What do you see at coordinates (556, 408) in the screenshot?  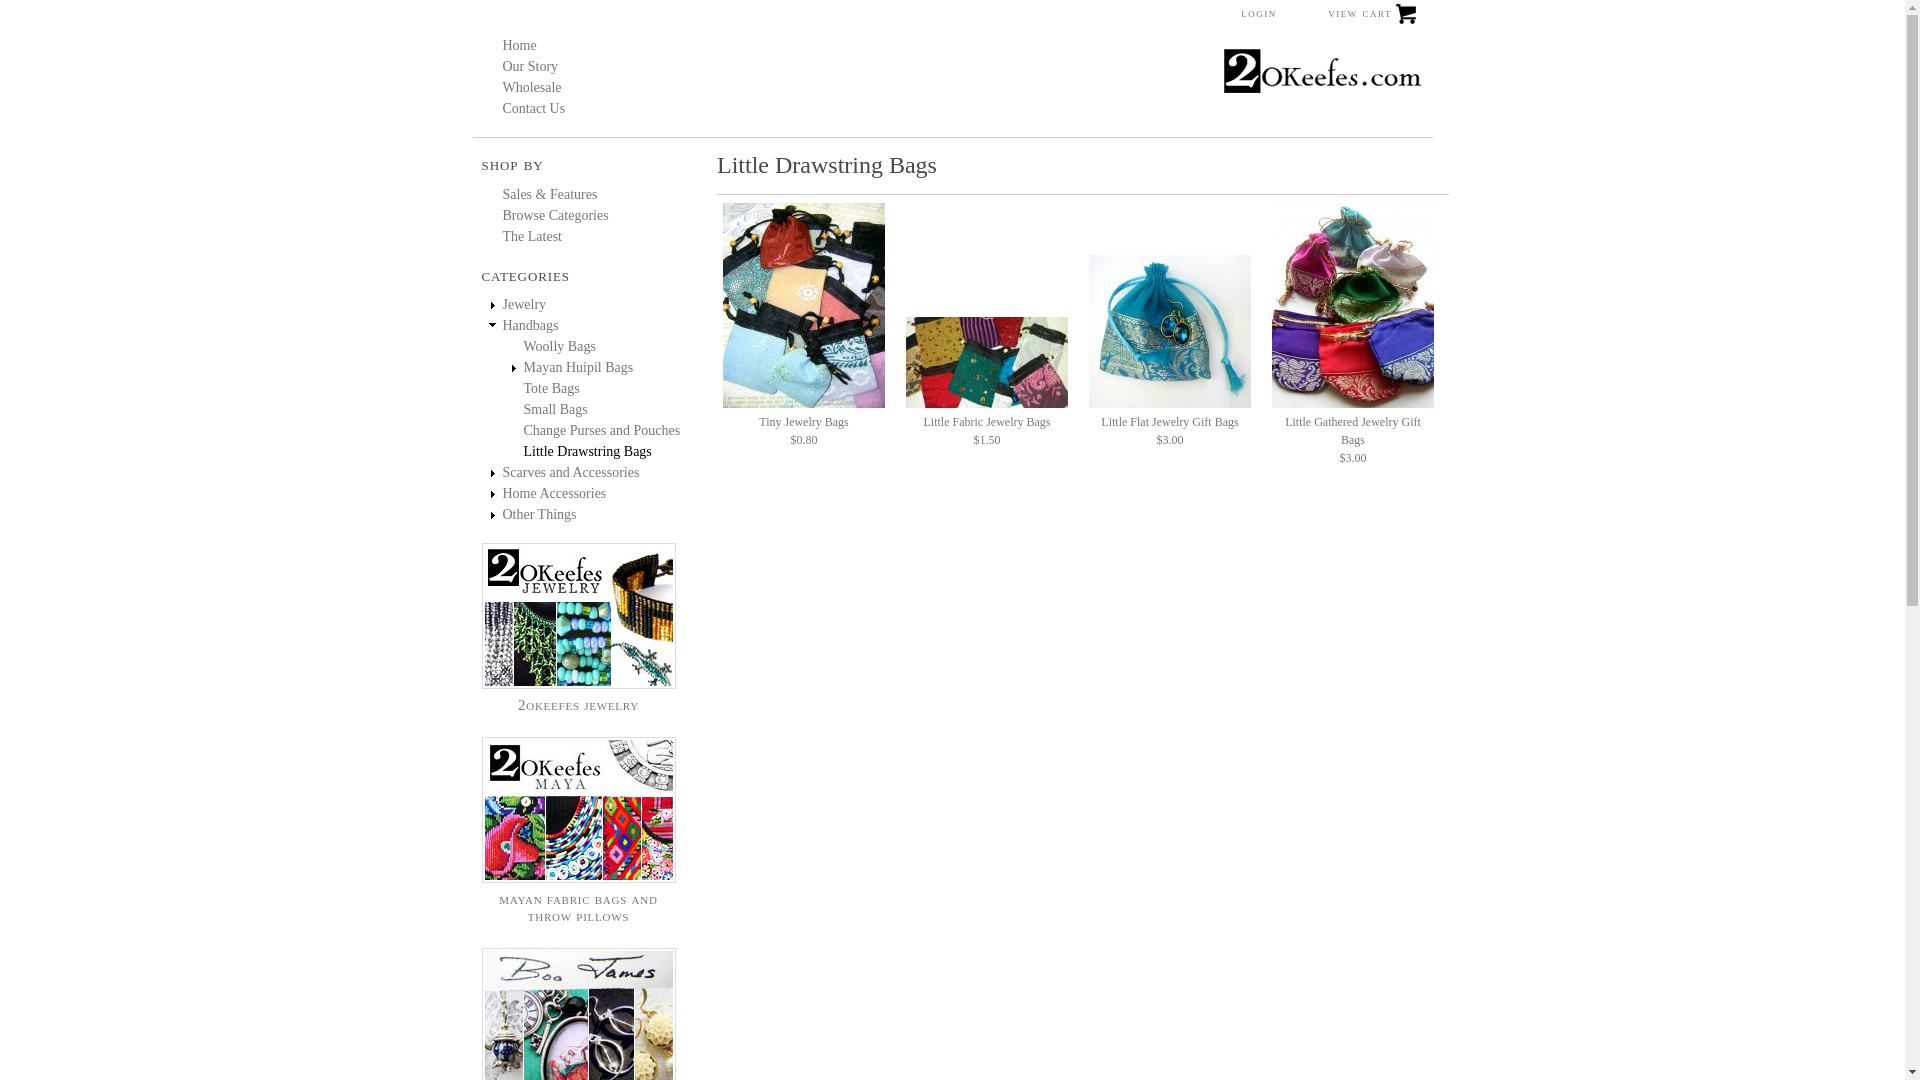 I see `'Small Bags'` at bounding box center [556, 408].